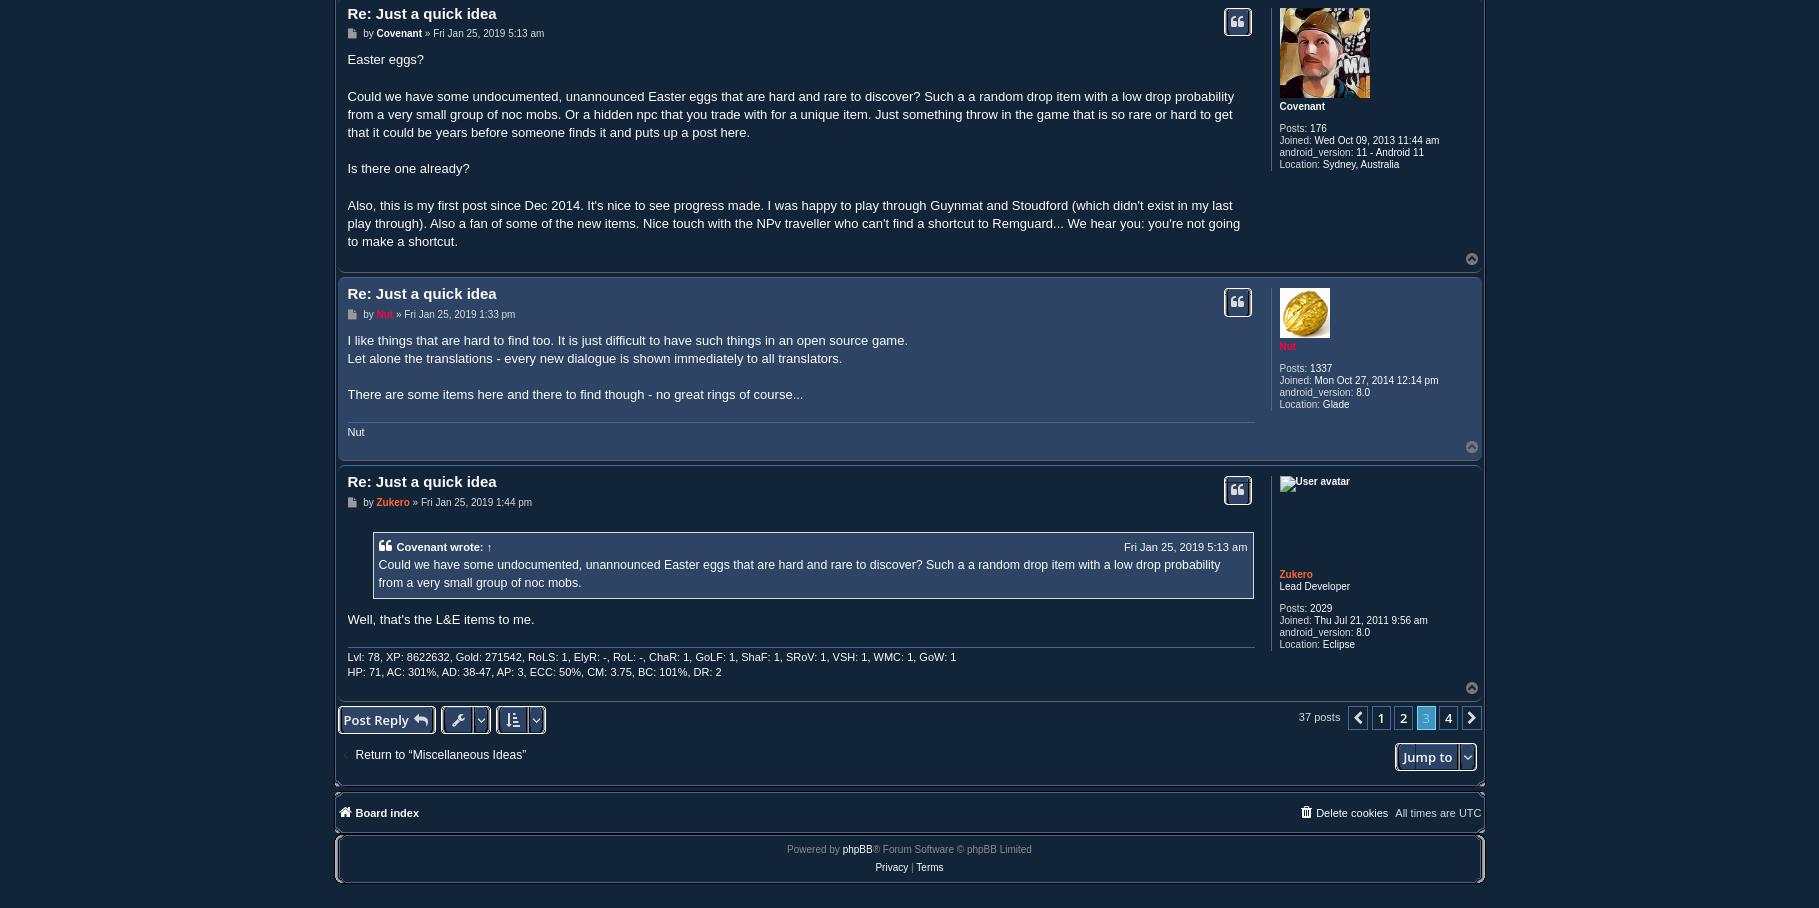  What do you see at coordinates (1318, 368) in the screenshot?
I see `'1337'` at bounding box center [1318, 368].